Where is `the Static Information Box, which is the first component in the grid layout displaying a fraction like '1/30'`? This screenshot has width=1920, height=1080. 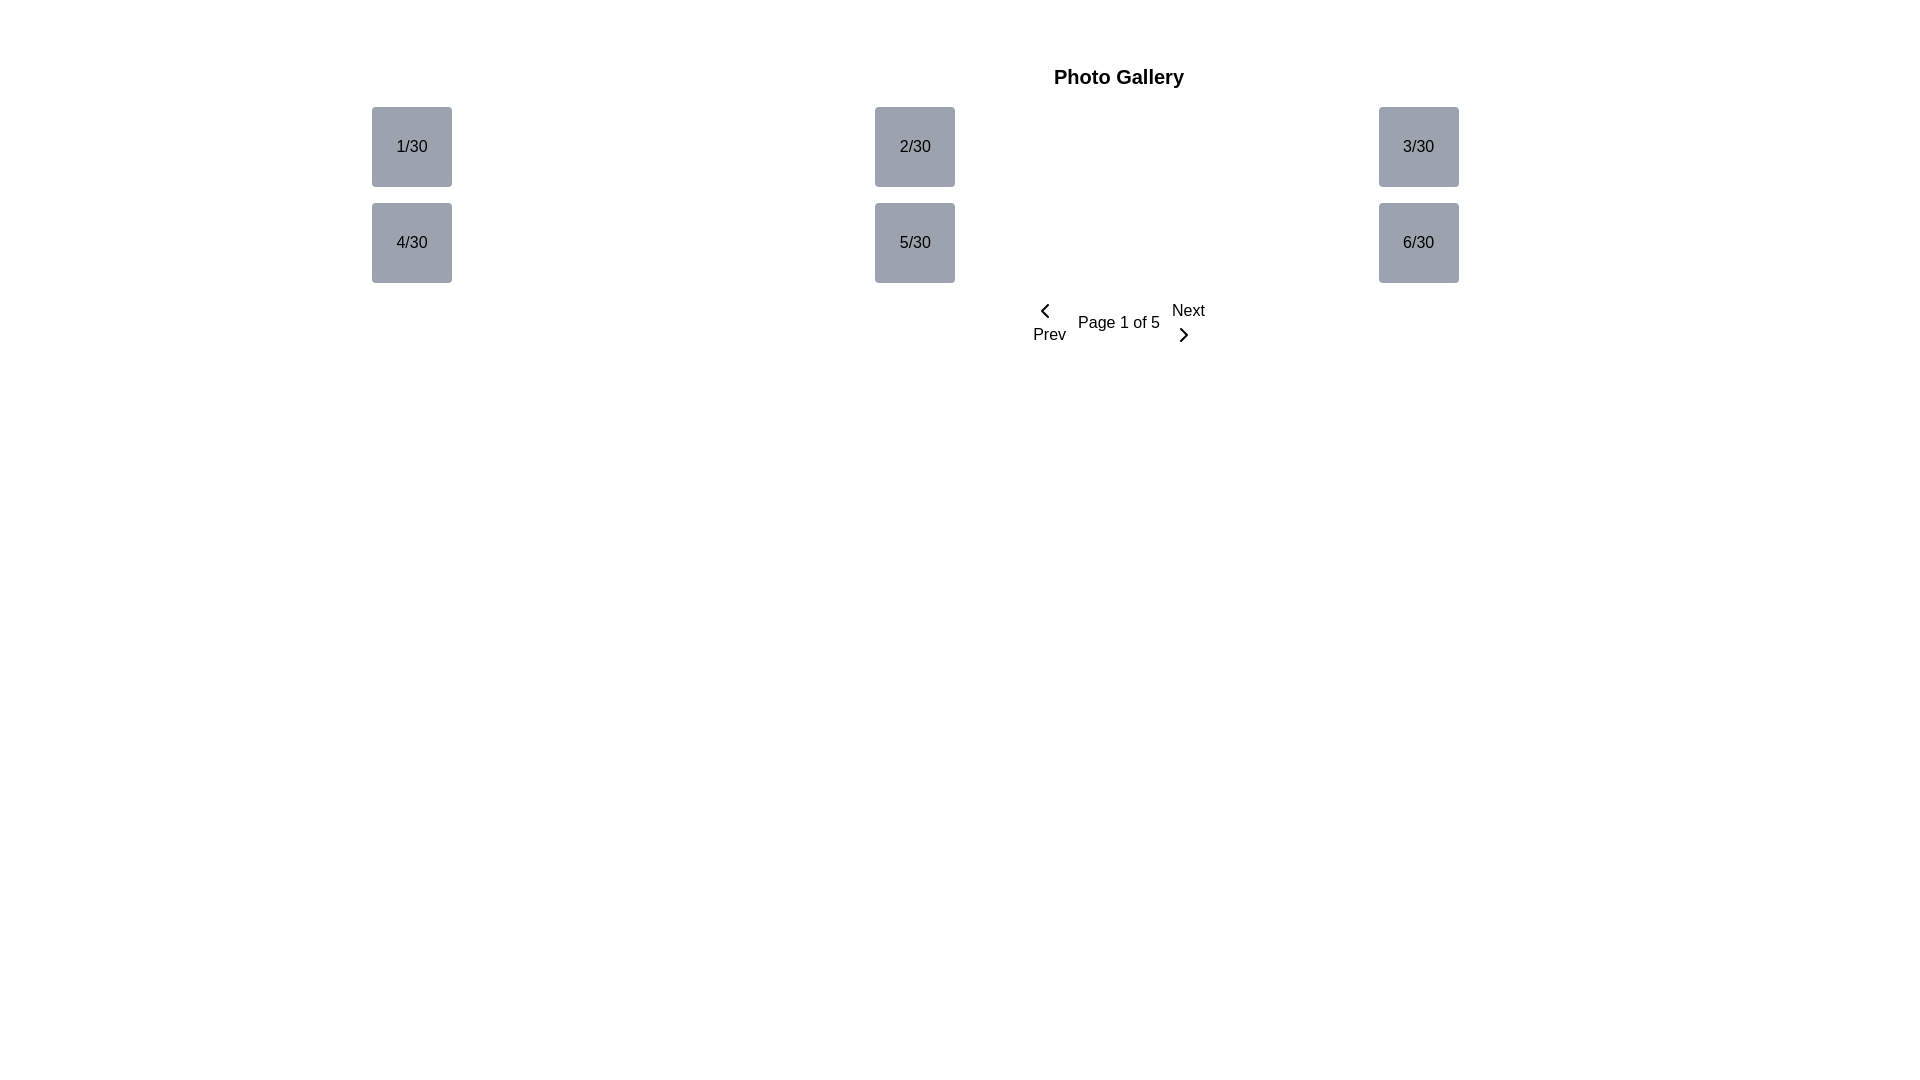 the Static Information Box, which is the first component in the grid layout displaying a fraction like '1/30' is located at coordinates (411, 145).